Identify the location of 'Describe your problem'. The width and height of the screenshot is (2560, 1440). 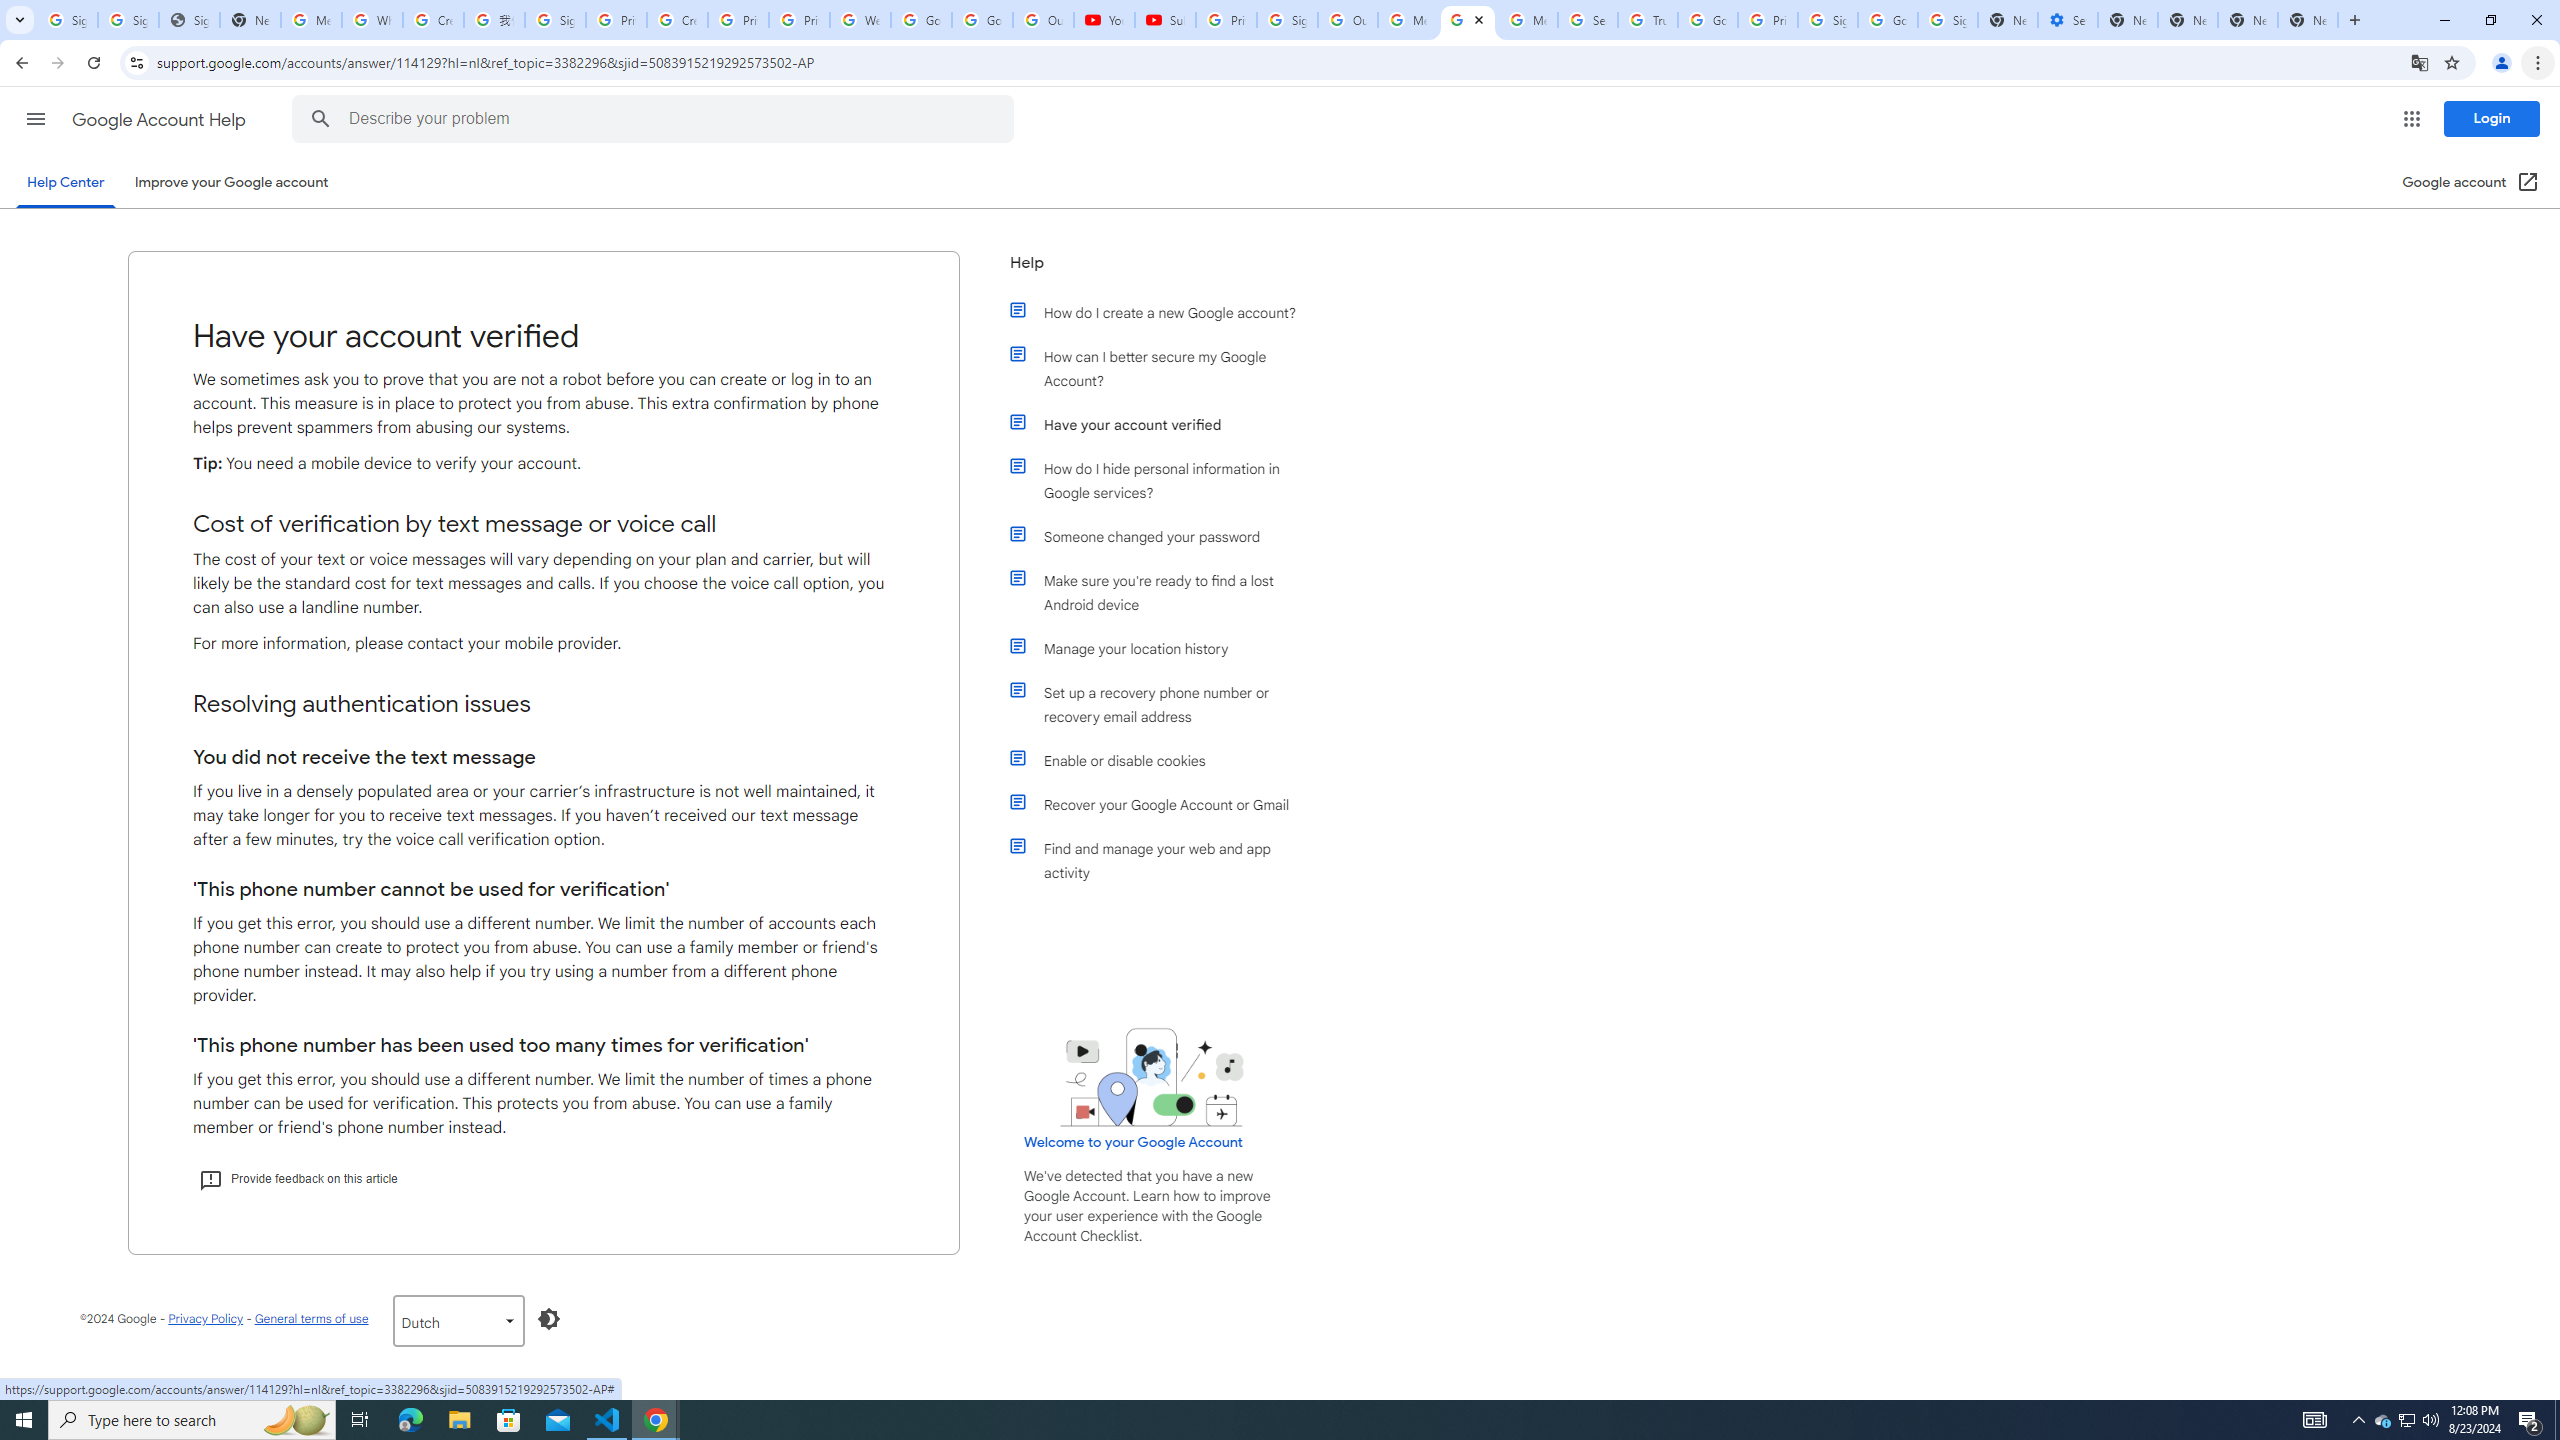
(656, 118).